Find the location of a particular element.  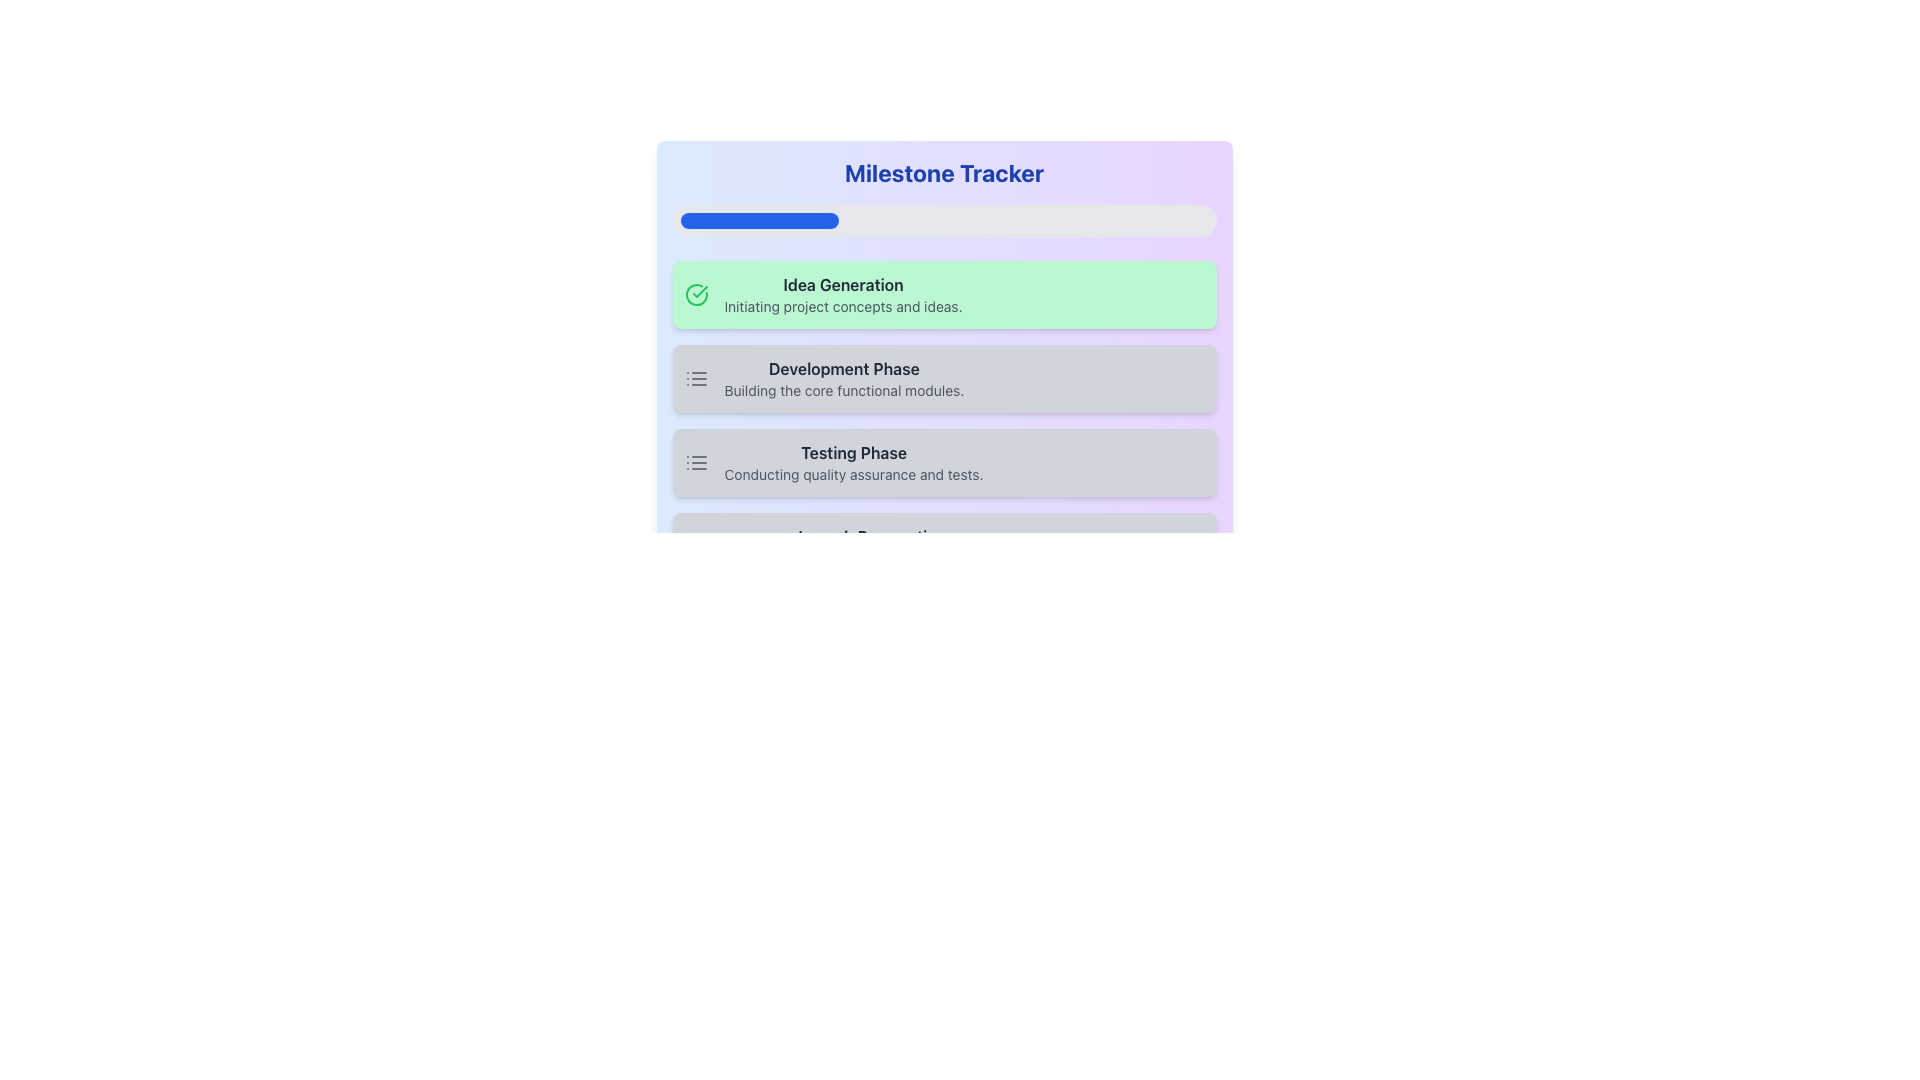

the 'list' icon associated with the 'Development Phase' label and its subtext, indicating listing functionalities is located at coordinates (696, 378).